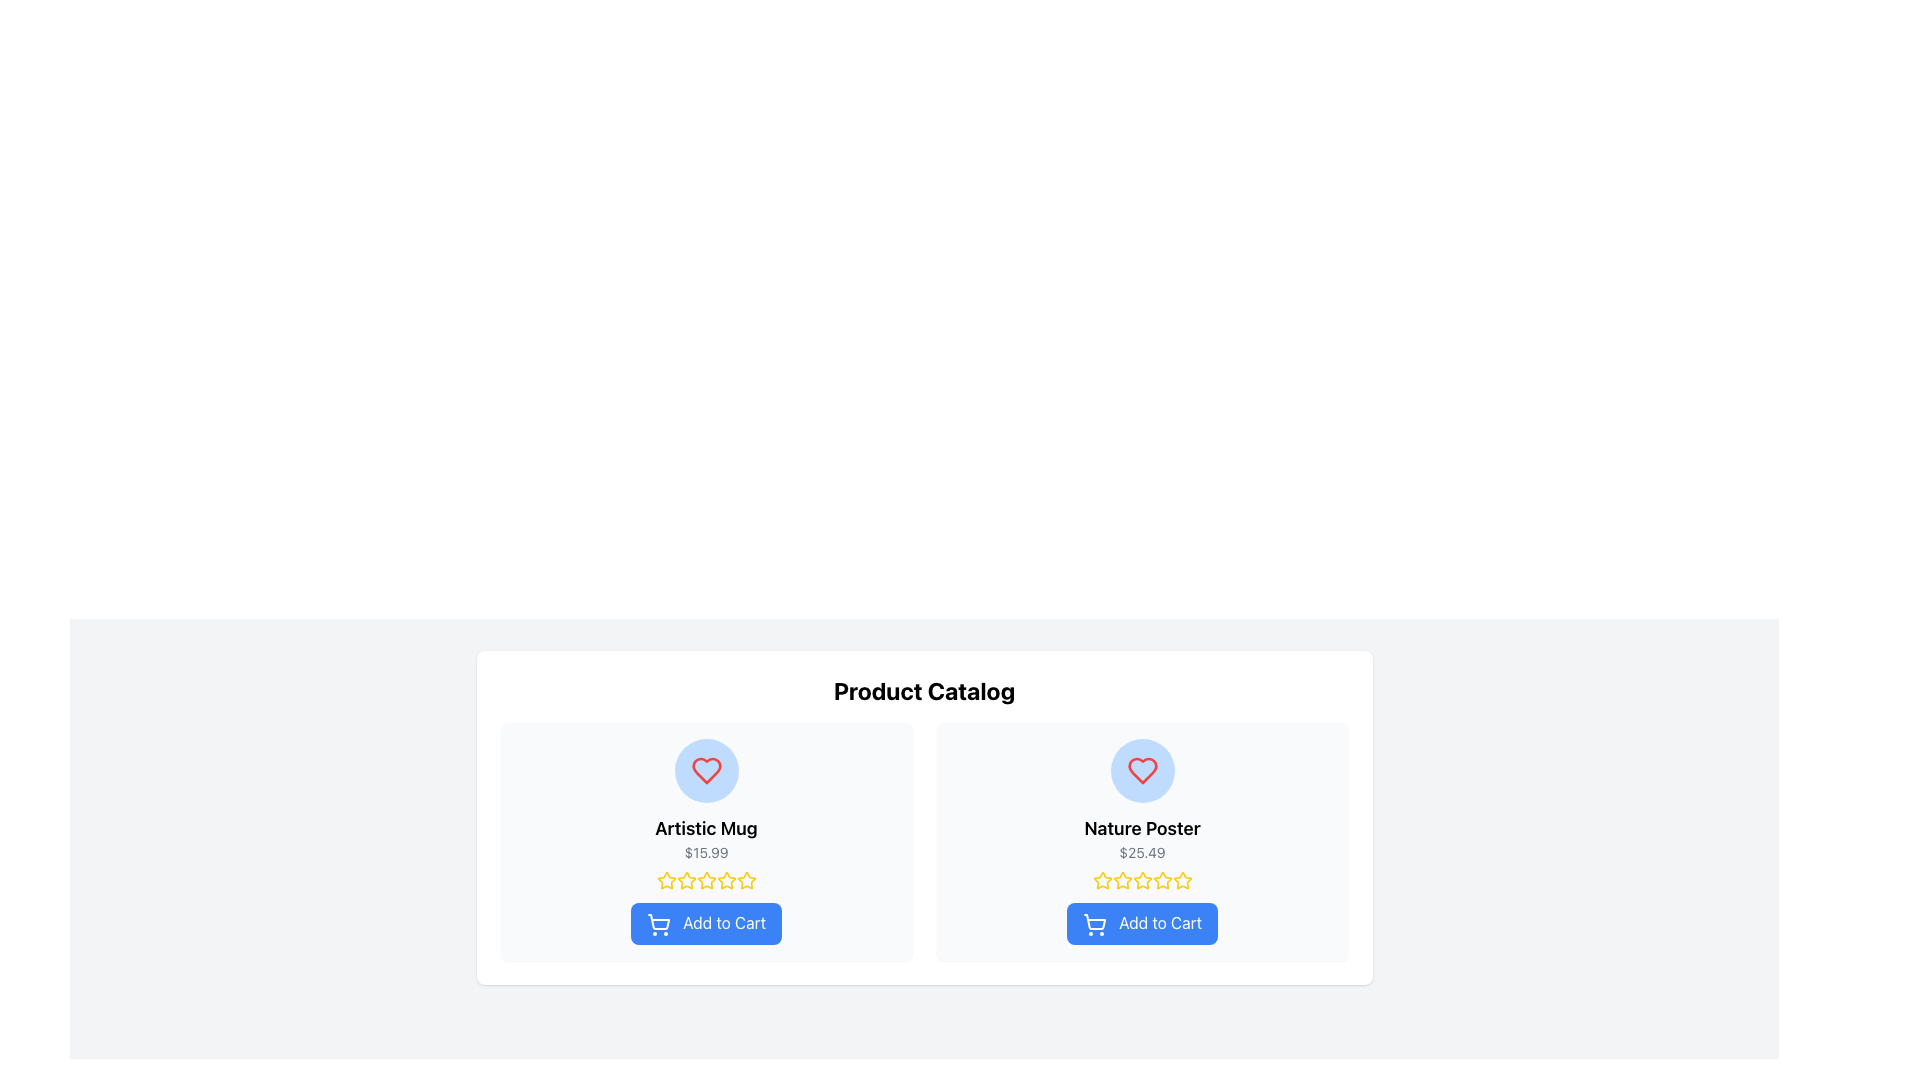  I want to click on the third star in the five-star rating system for the 'Artistic Mug' product, so click(725, 879).